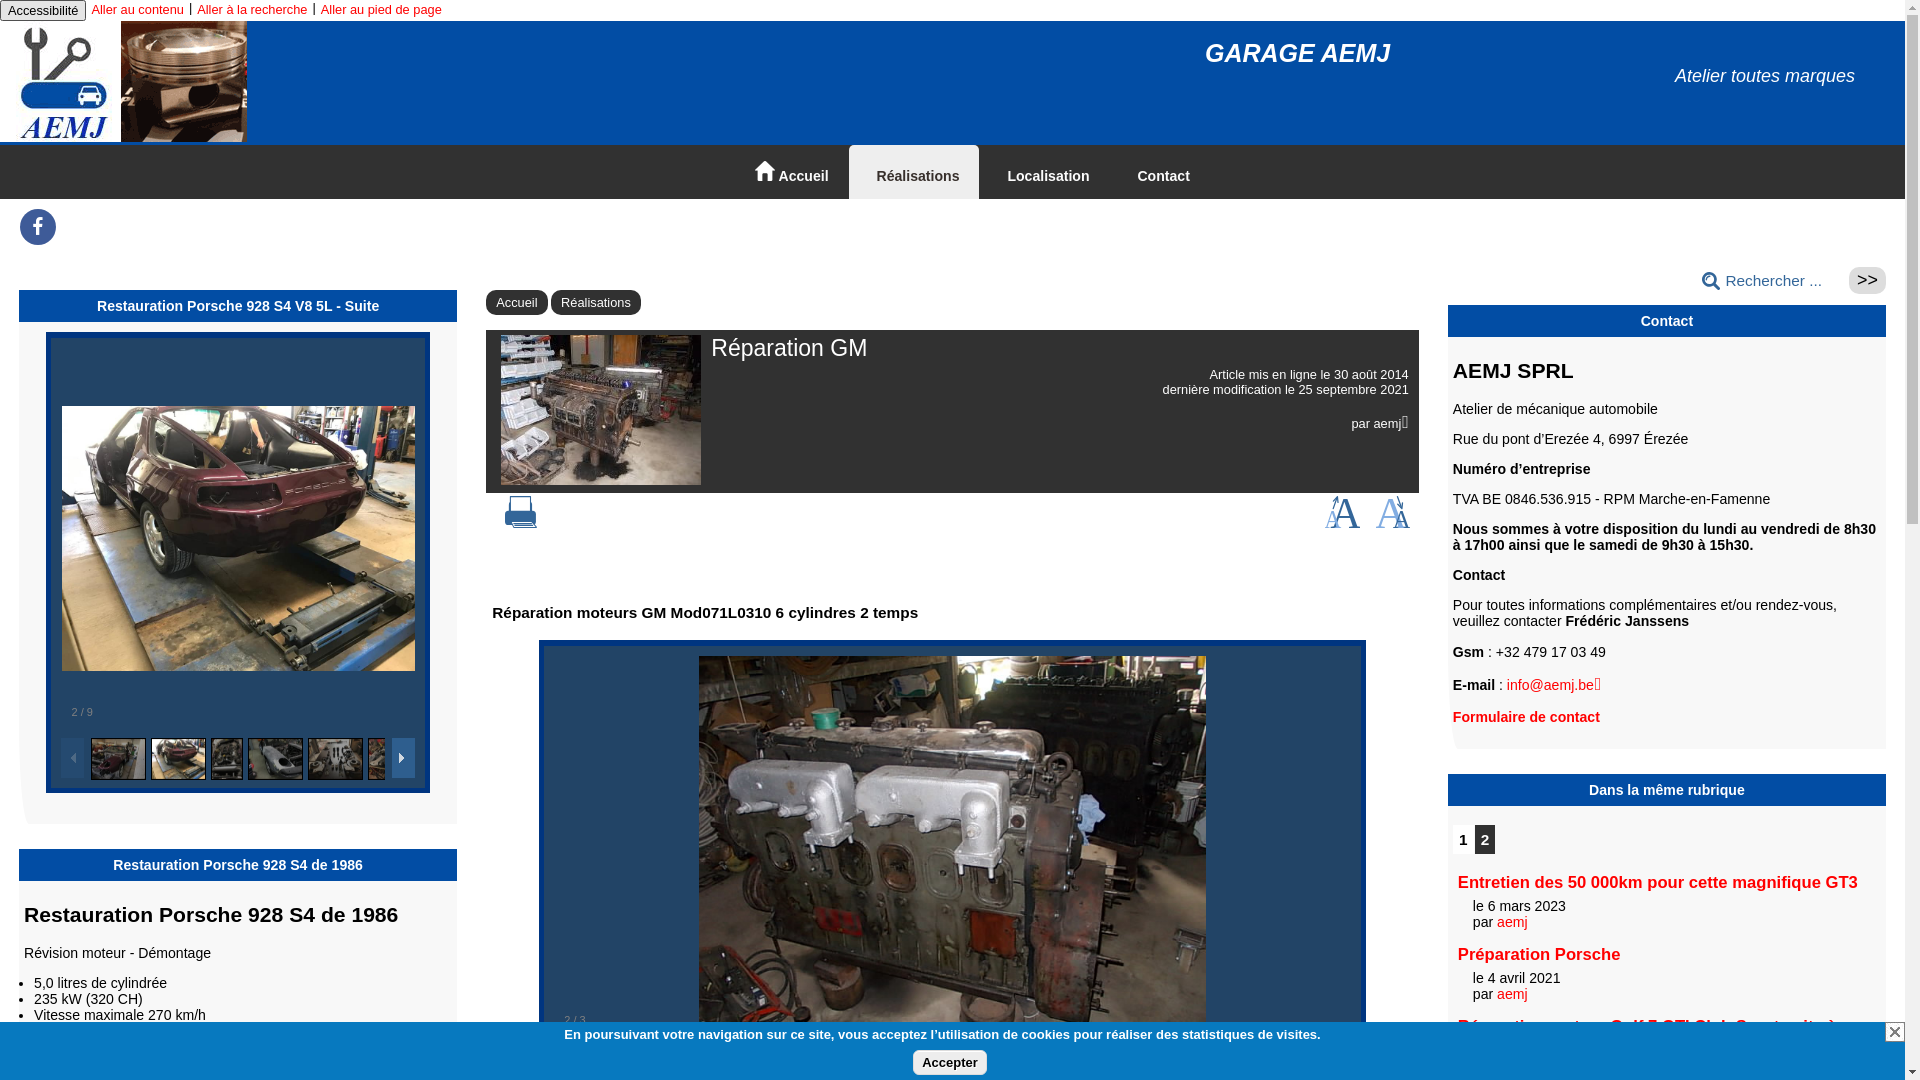 This screenshot has width=1920, height=1080. Describe the element at coordinates (521, 522) in the screenshot. I see `'Imprimer'` at that location.